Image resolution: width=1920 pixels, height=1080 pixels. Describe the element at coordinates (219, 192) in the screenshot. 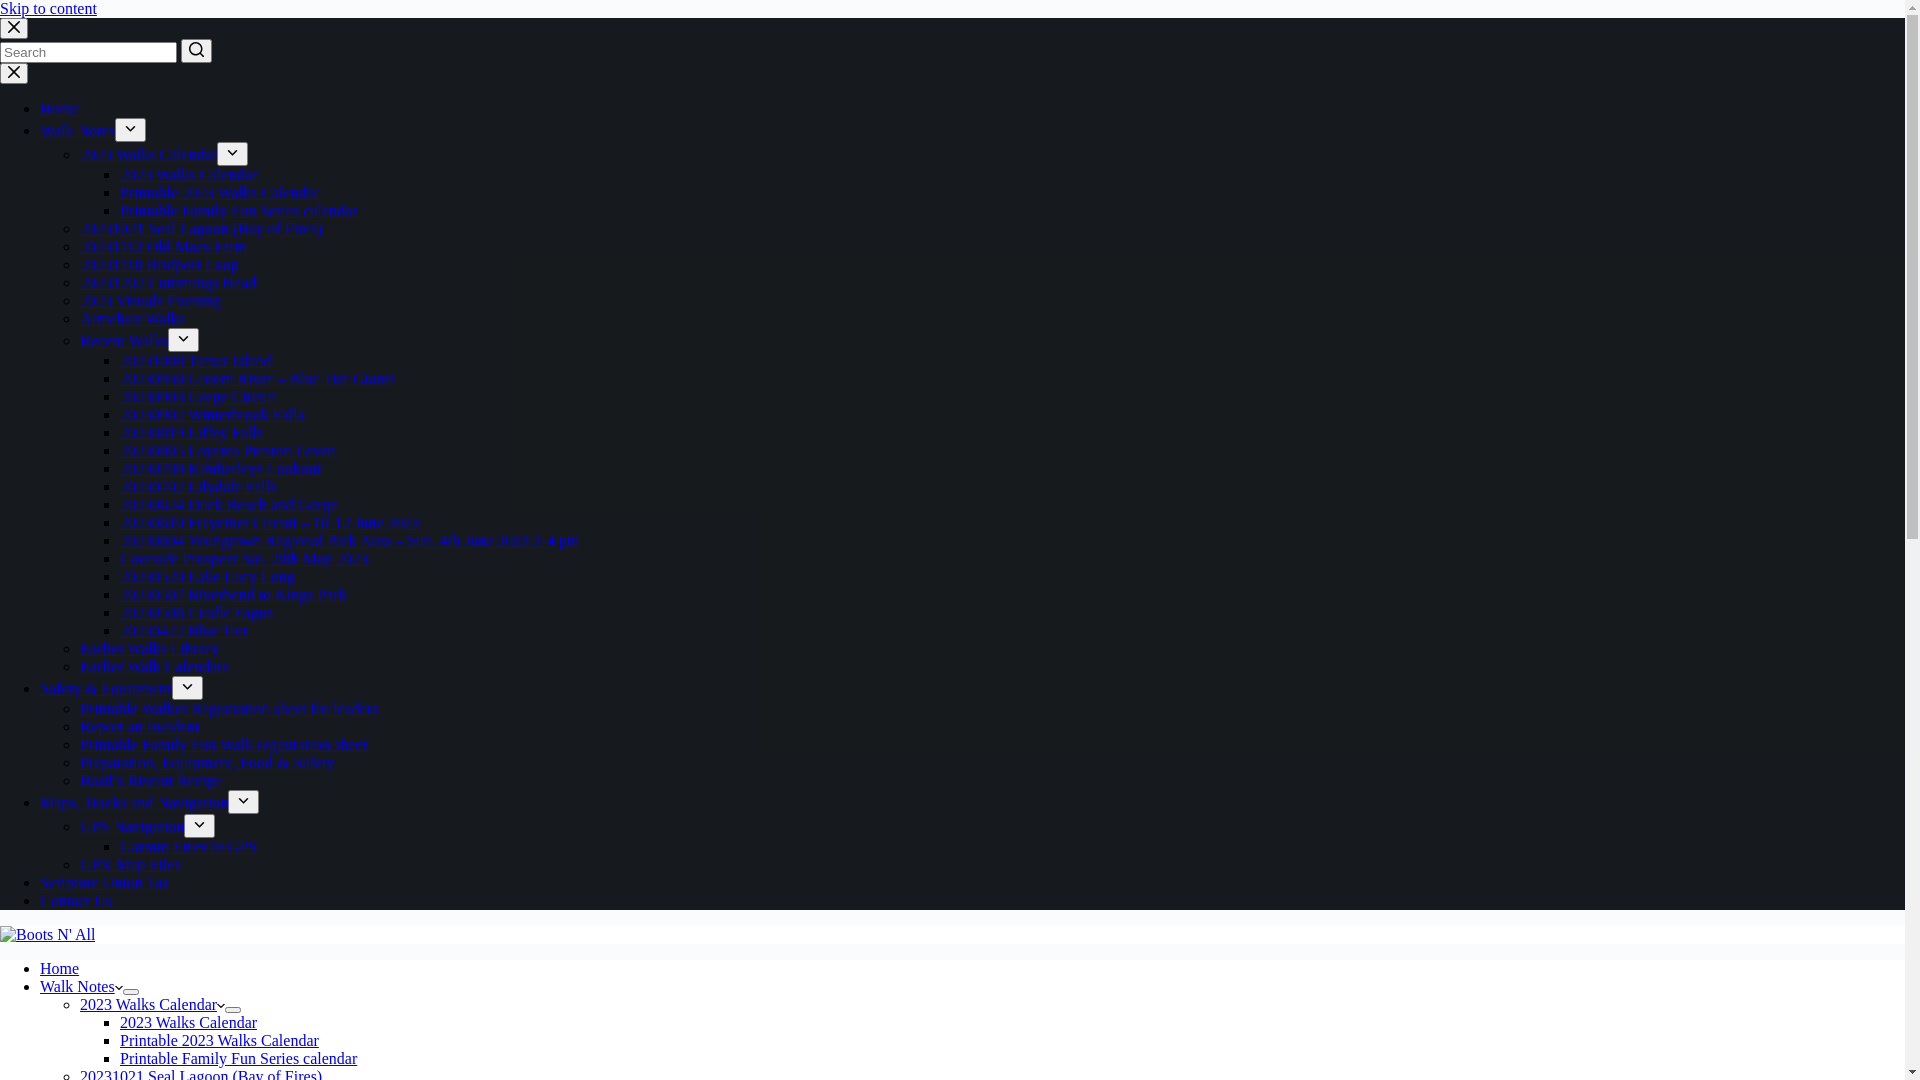

I see `'Printable 2023 Walks Calendar'` at that location.